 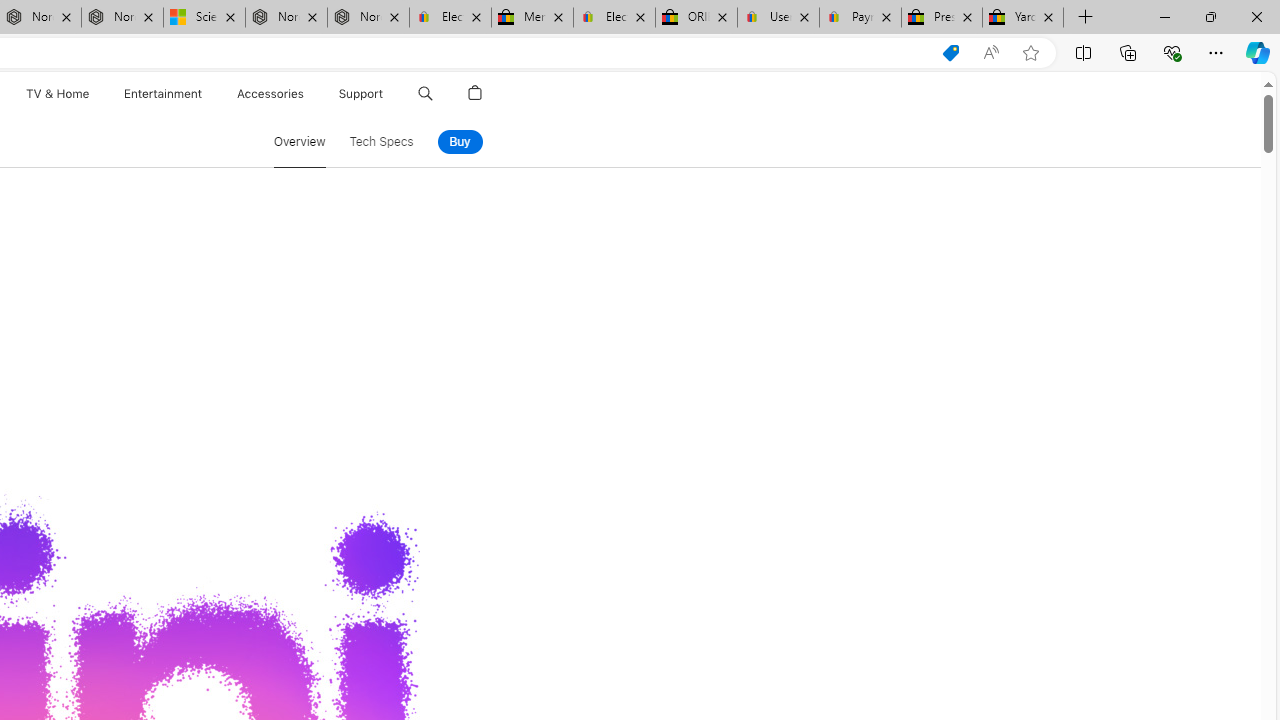 What do you see at coordinates (387, 93) in the screenshot?
I see `'Support menu'` at bounding box center [387, 93].